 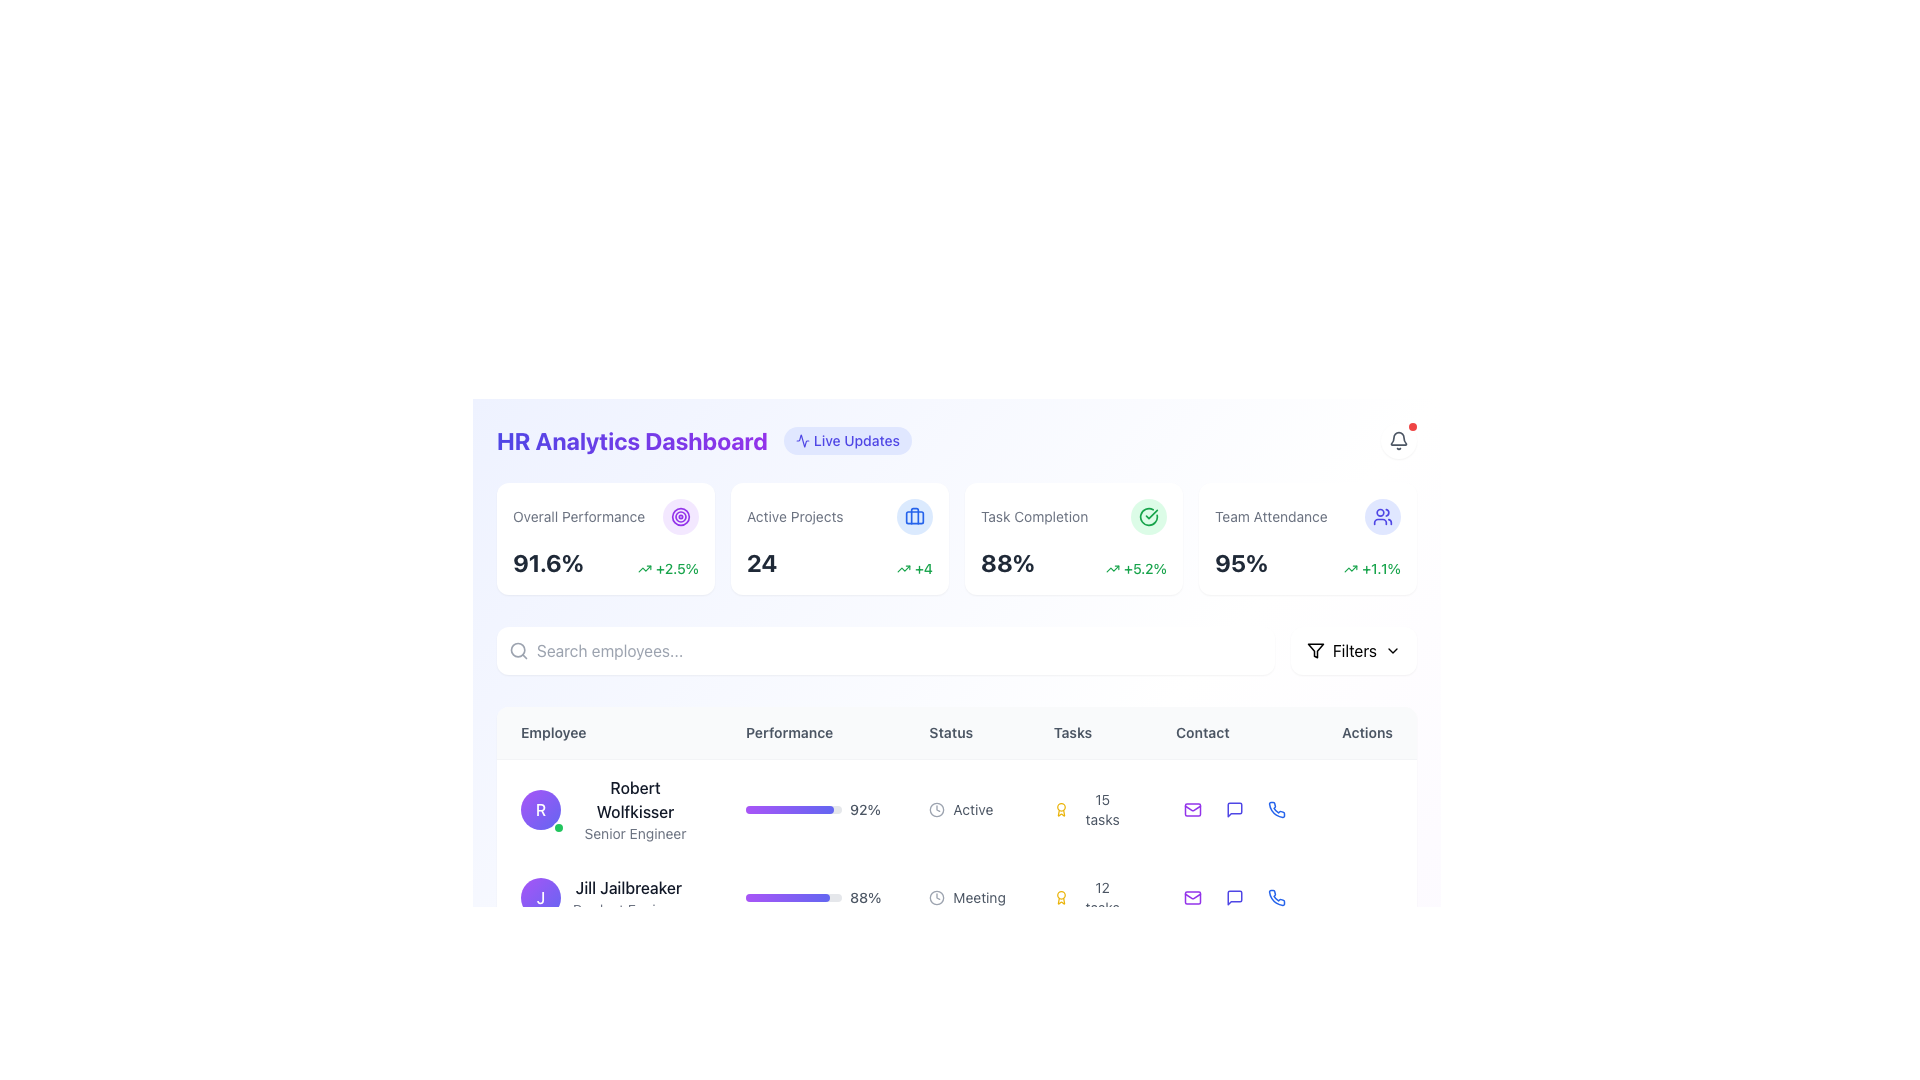 What do you see at coordinates (967, 810) in the screenshot?
I see `the text label 'active' with a small clock icon next to it, located in the 'Status' column of the employee list` at bounding box center [967, 810].